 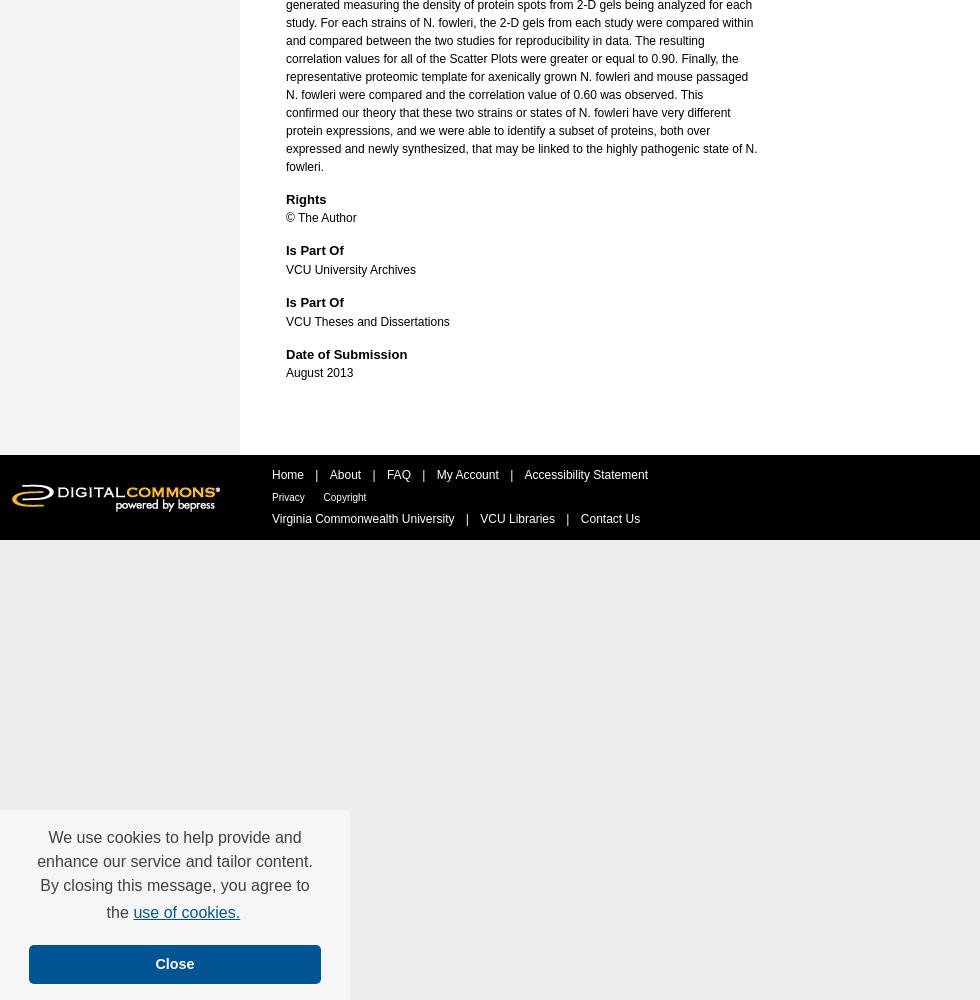 What do you see at coordinates (346, 352) in the screenshot?
I see `'Date of Submission'` at bounding box center [346, 352].